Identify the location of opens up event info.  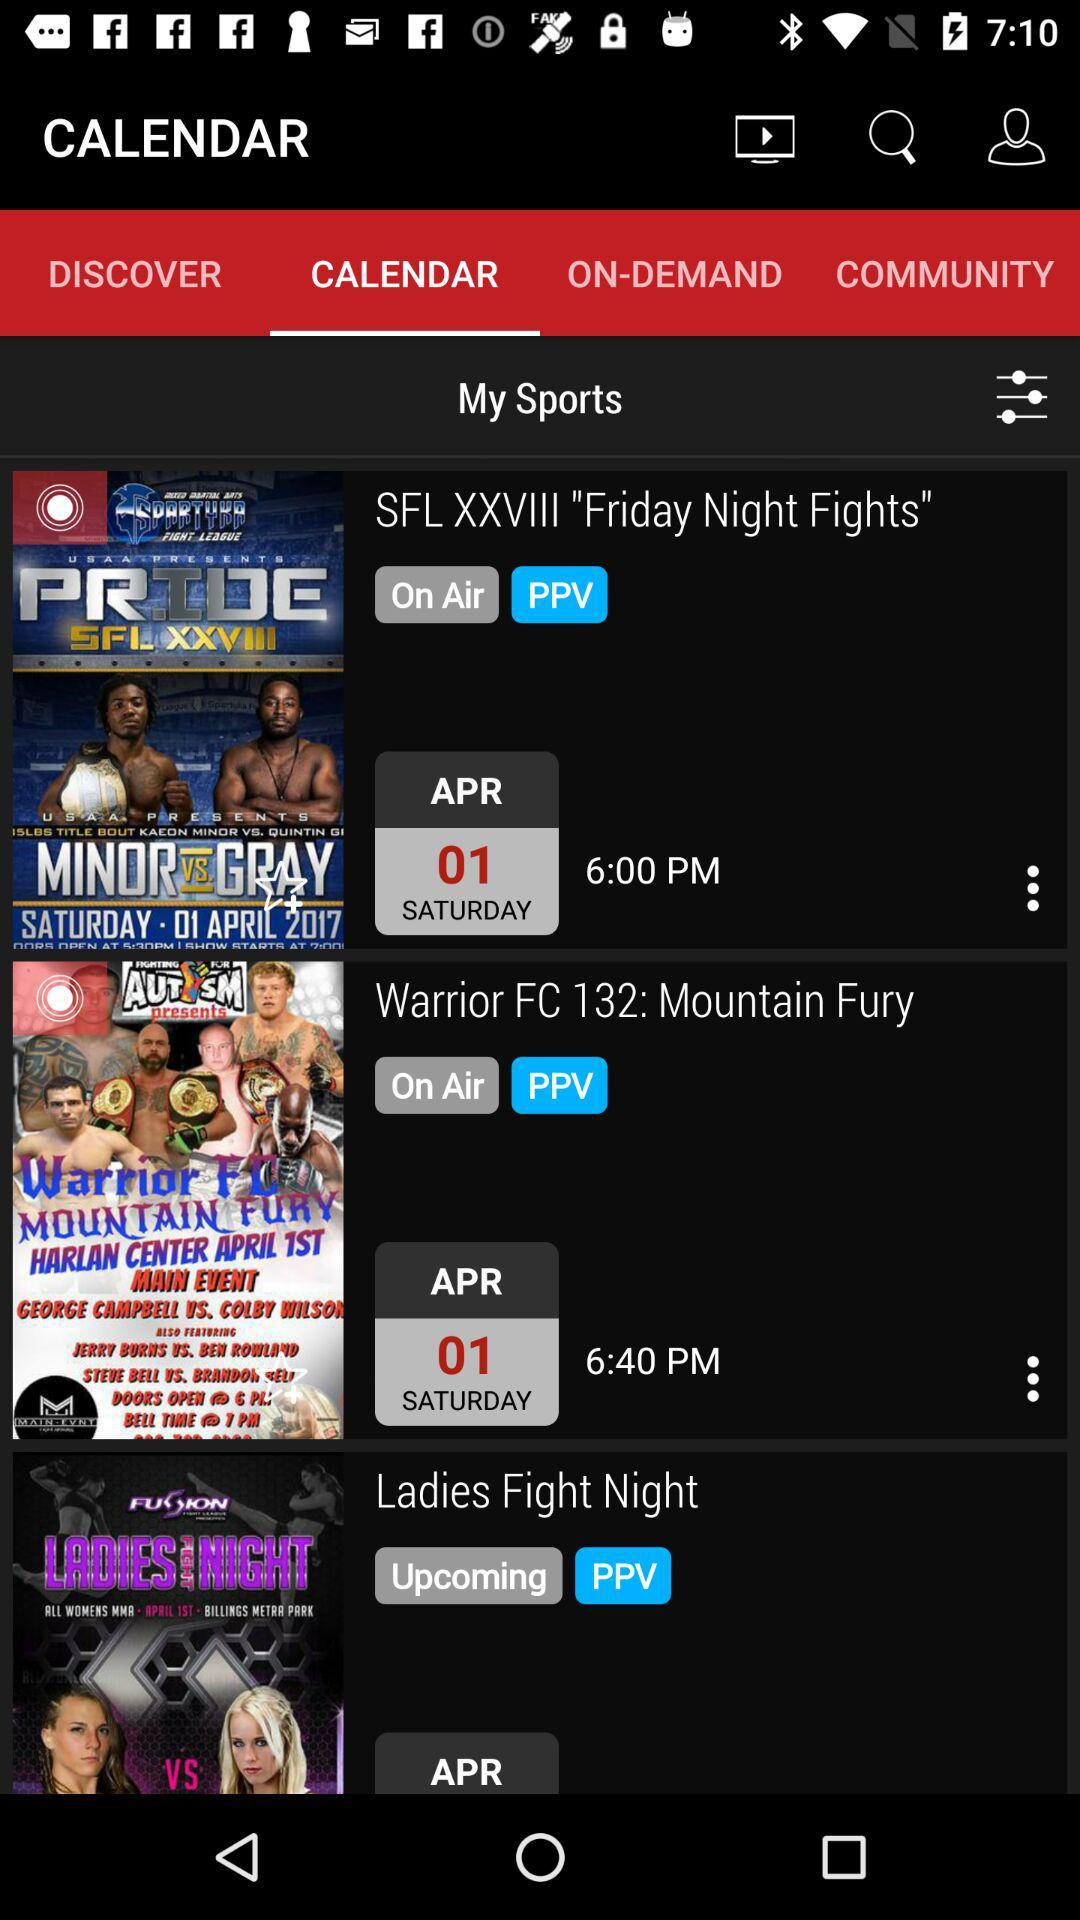
(177, 1200).